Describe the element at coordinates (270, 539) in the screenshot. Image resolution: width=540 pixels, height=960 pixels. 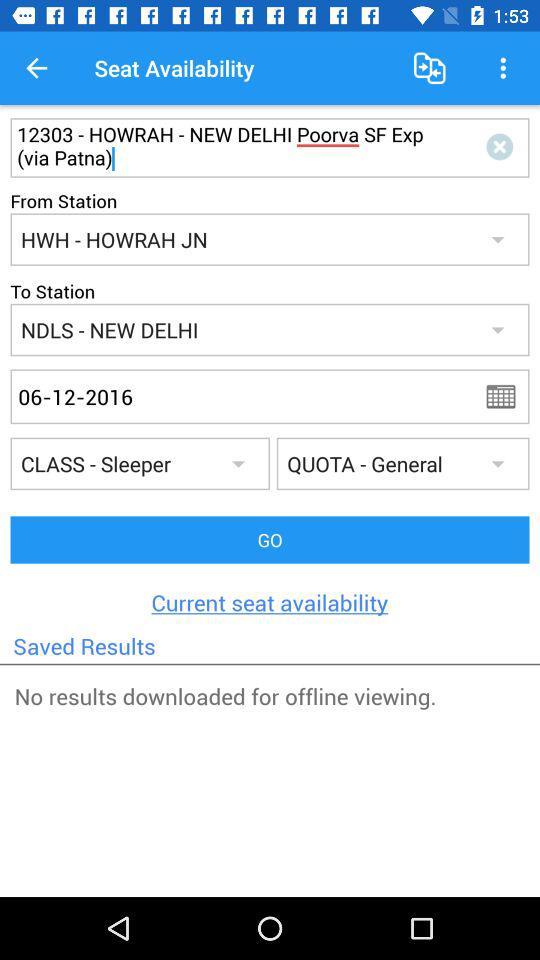
I see `the go item` at that location.